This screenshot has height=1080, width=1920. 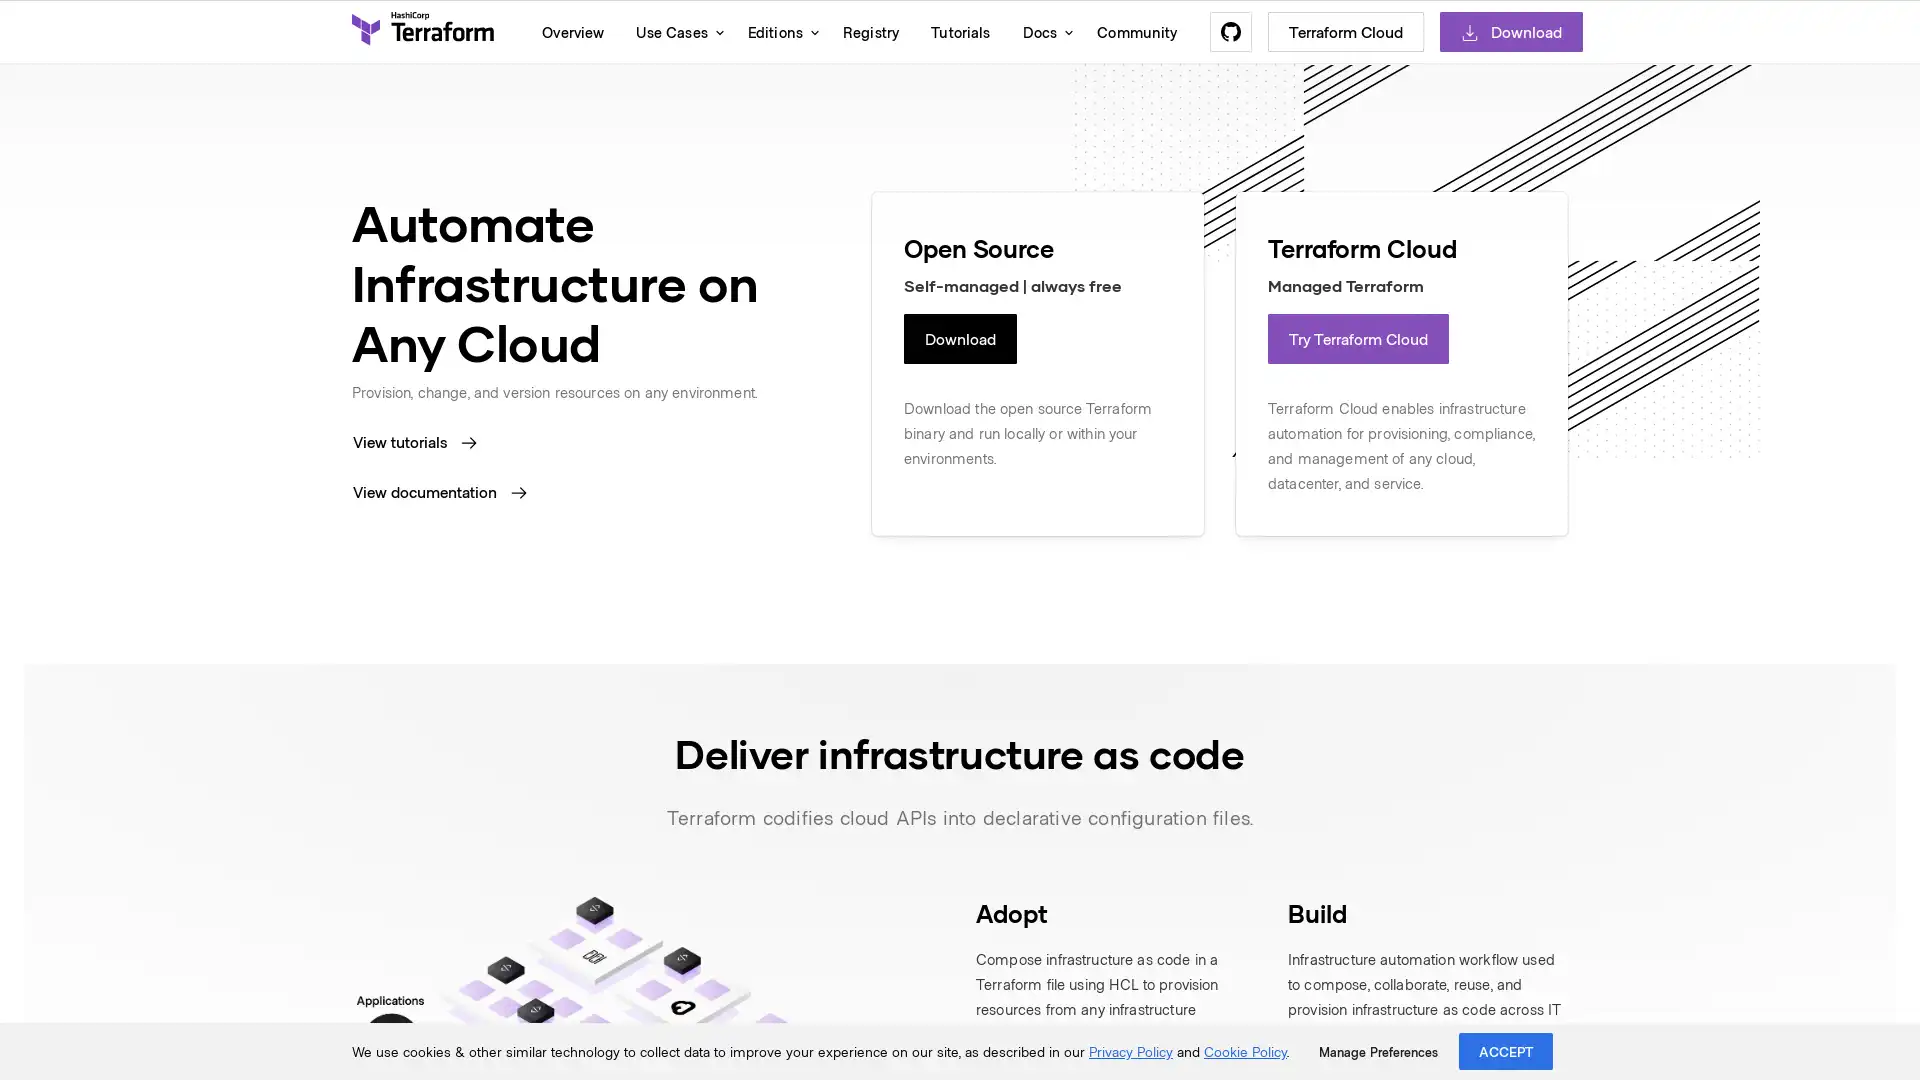 I want to click on ACCEPT, so click(x=1506, y=1050).